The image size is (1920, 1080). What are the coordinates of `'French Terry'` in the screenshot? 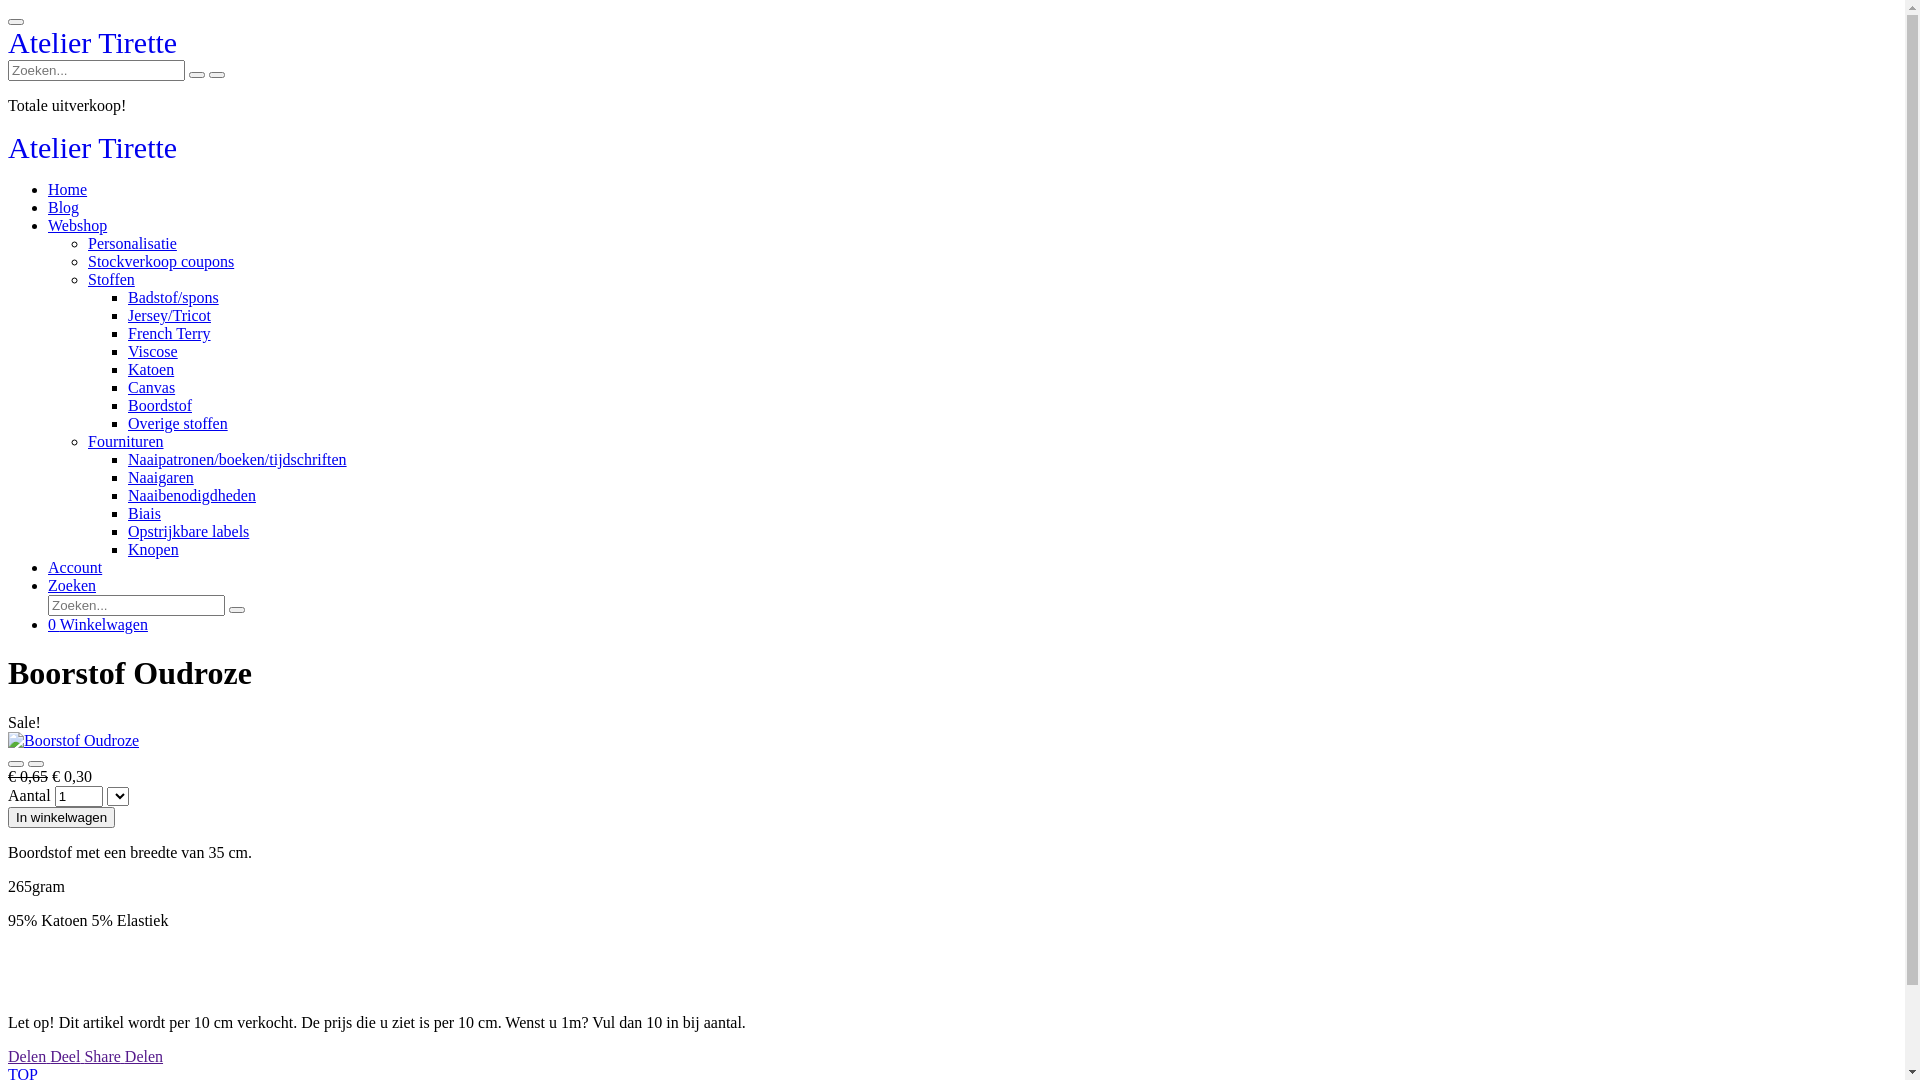 It's located at (169, 332).